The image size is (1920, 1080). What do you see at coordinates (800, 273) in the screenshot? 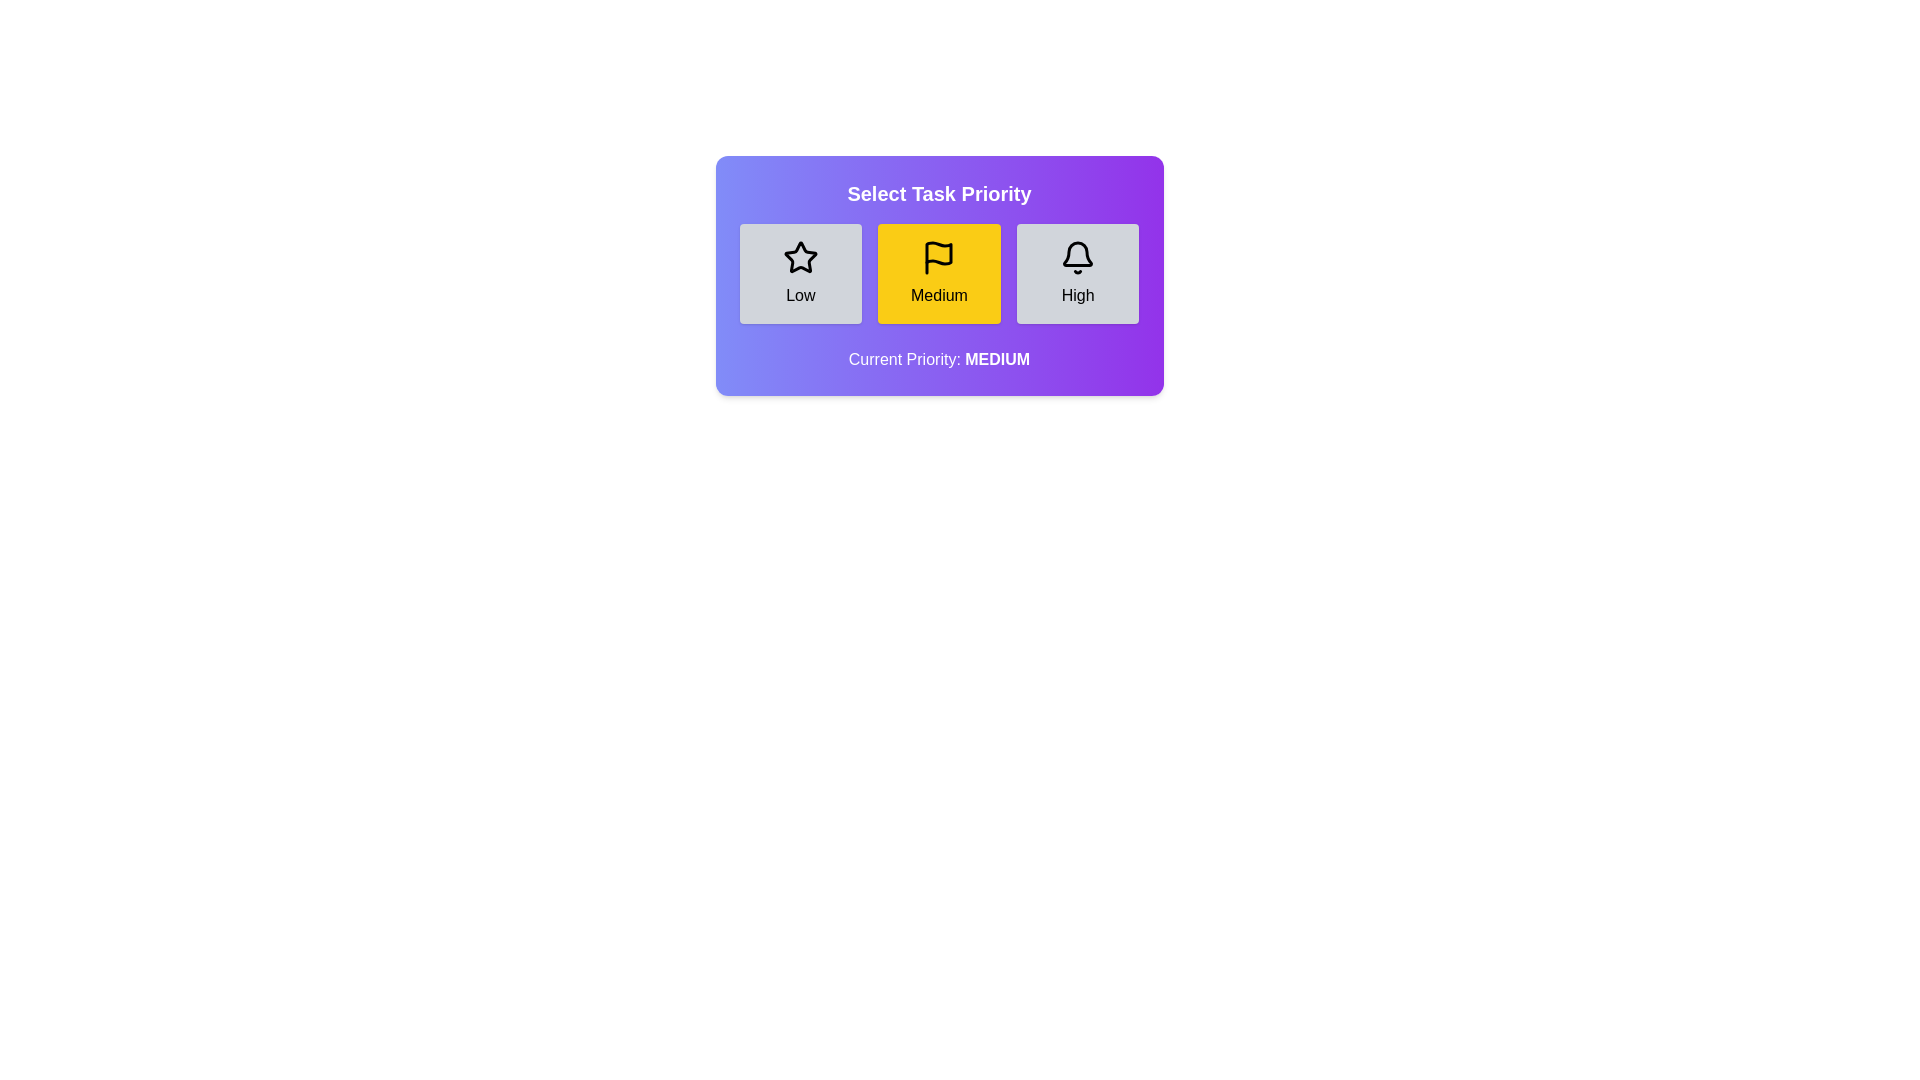
I see `the priority level Low by clicking on the corresponding button` at bounding box center [800, 273].